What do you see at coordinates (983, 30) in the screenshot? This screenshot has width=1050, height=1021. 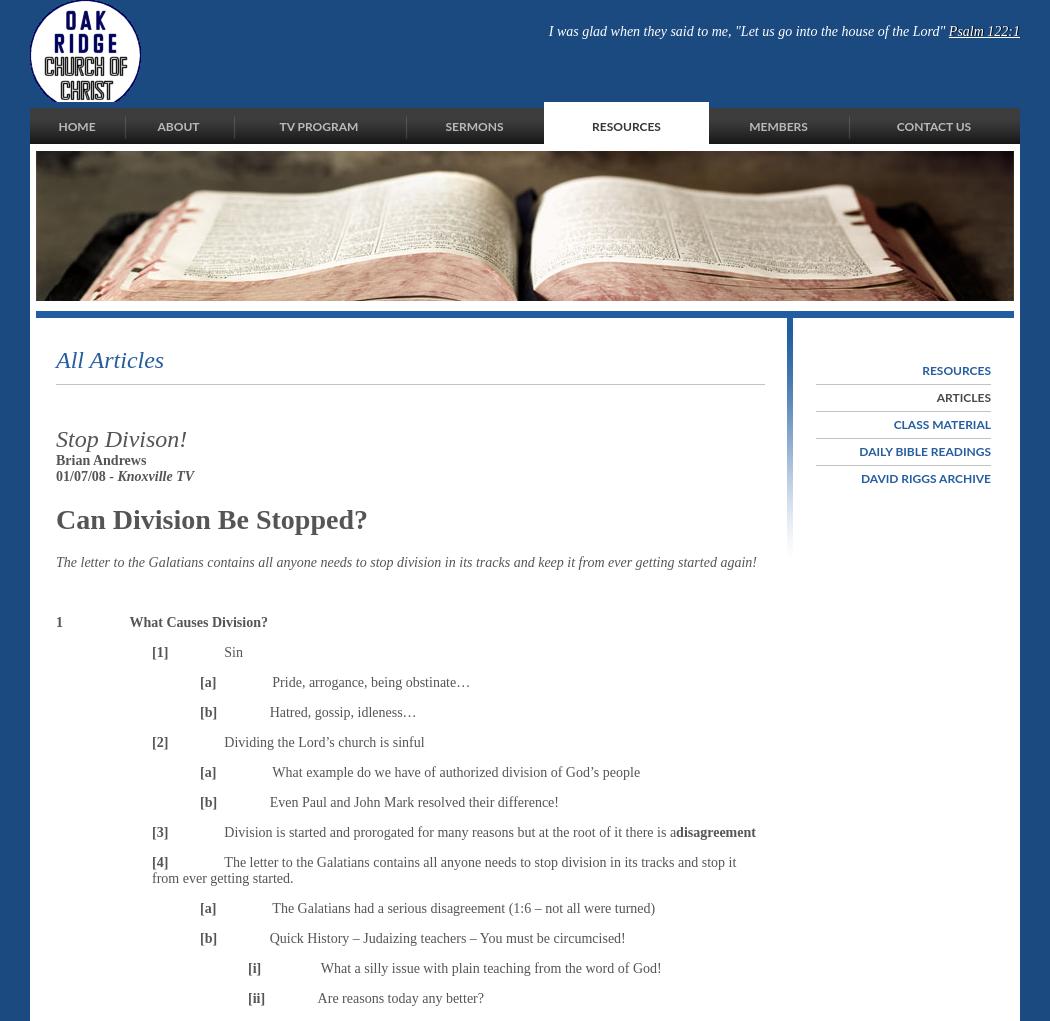 I see `'Psalm 122:1'` at bounding box center [983, 30].